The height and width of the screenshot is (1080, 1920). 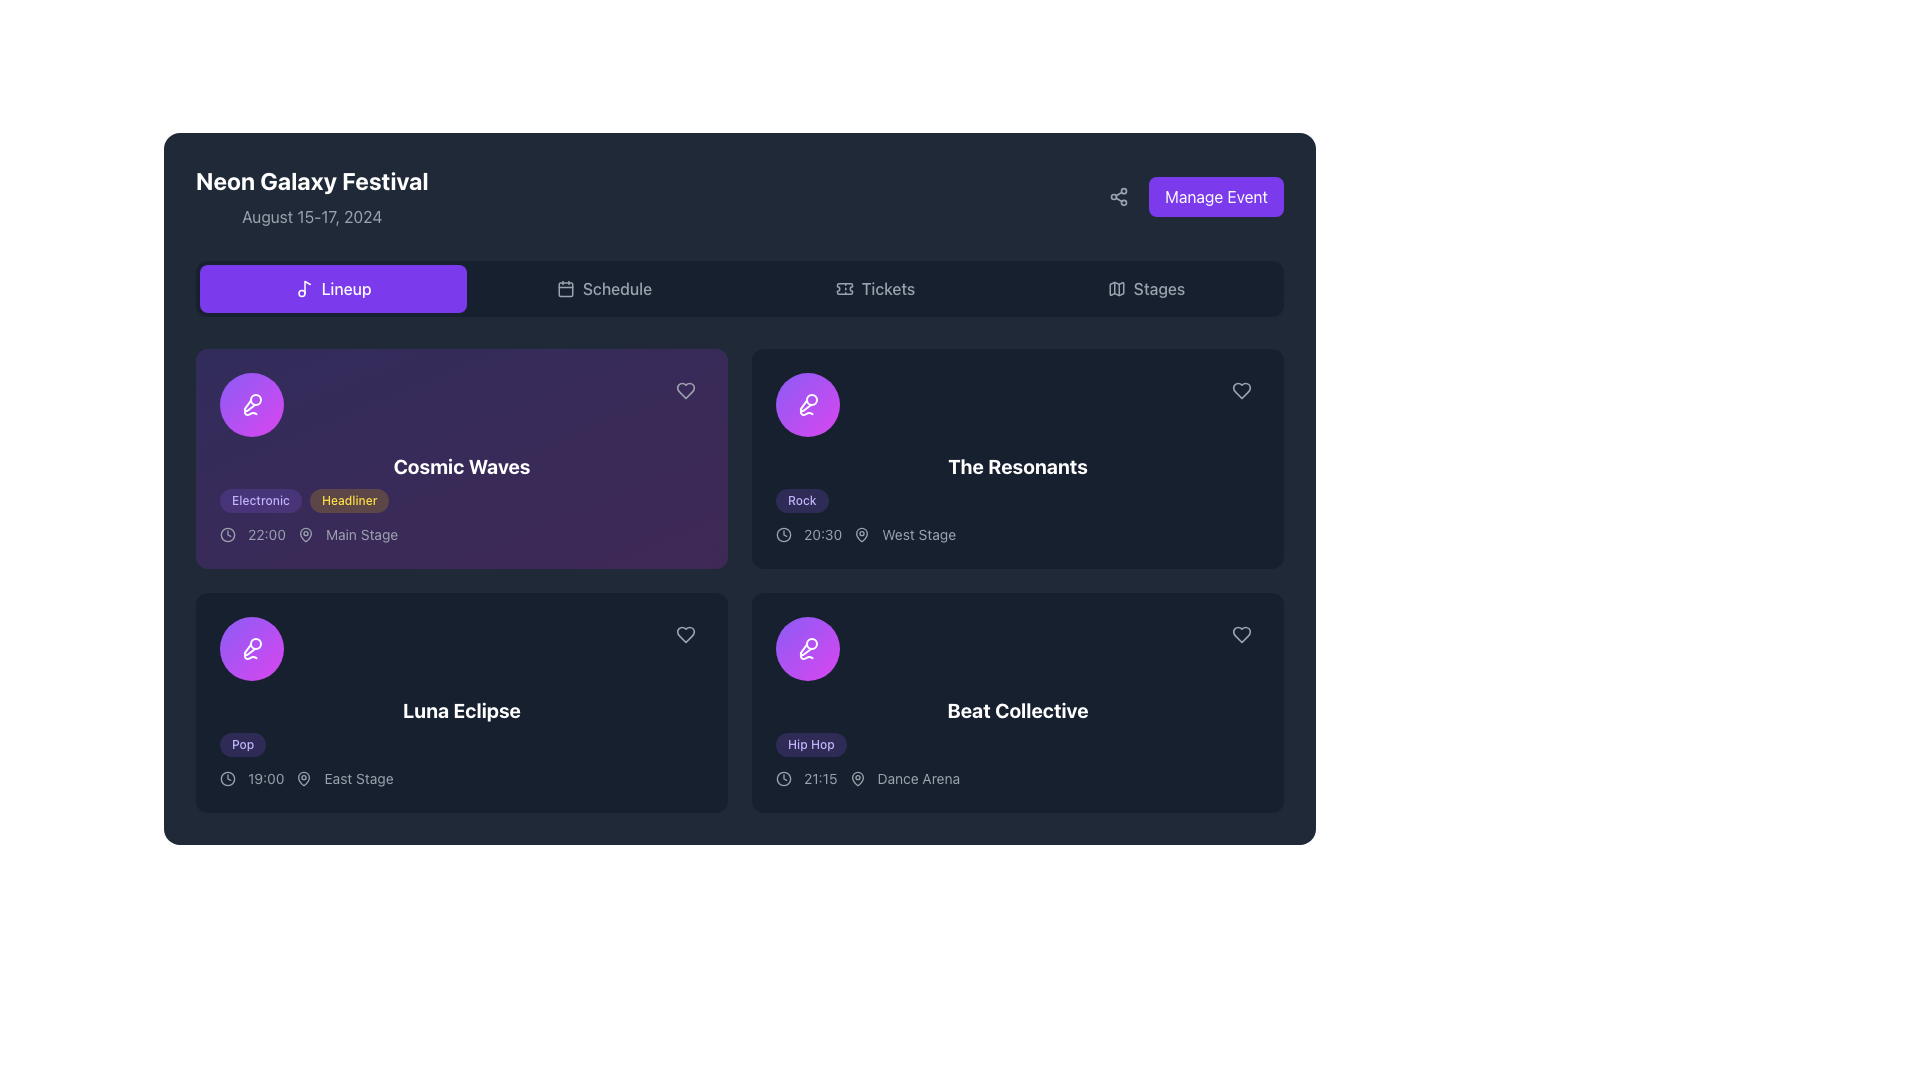 What do you see at coordinates (857, 778) in the screenshot?
I see `the map pin icon located in the event details section for 'Beat Collective', positioned to the right of the time '21:15' and to the left of the text 'Dance Arena'` at bounding box center [857, 778].